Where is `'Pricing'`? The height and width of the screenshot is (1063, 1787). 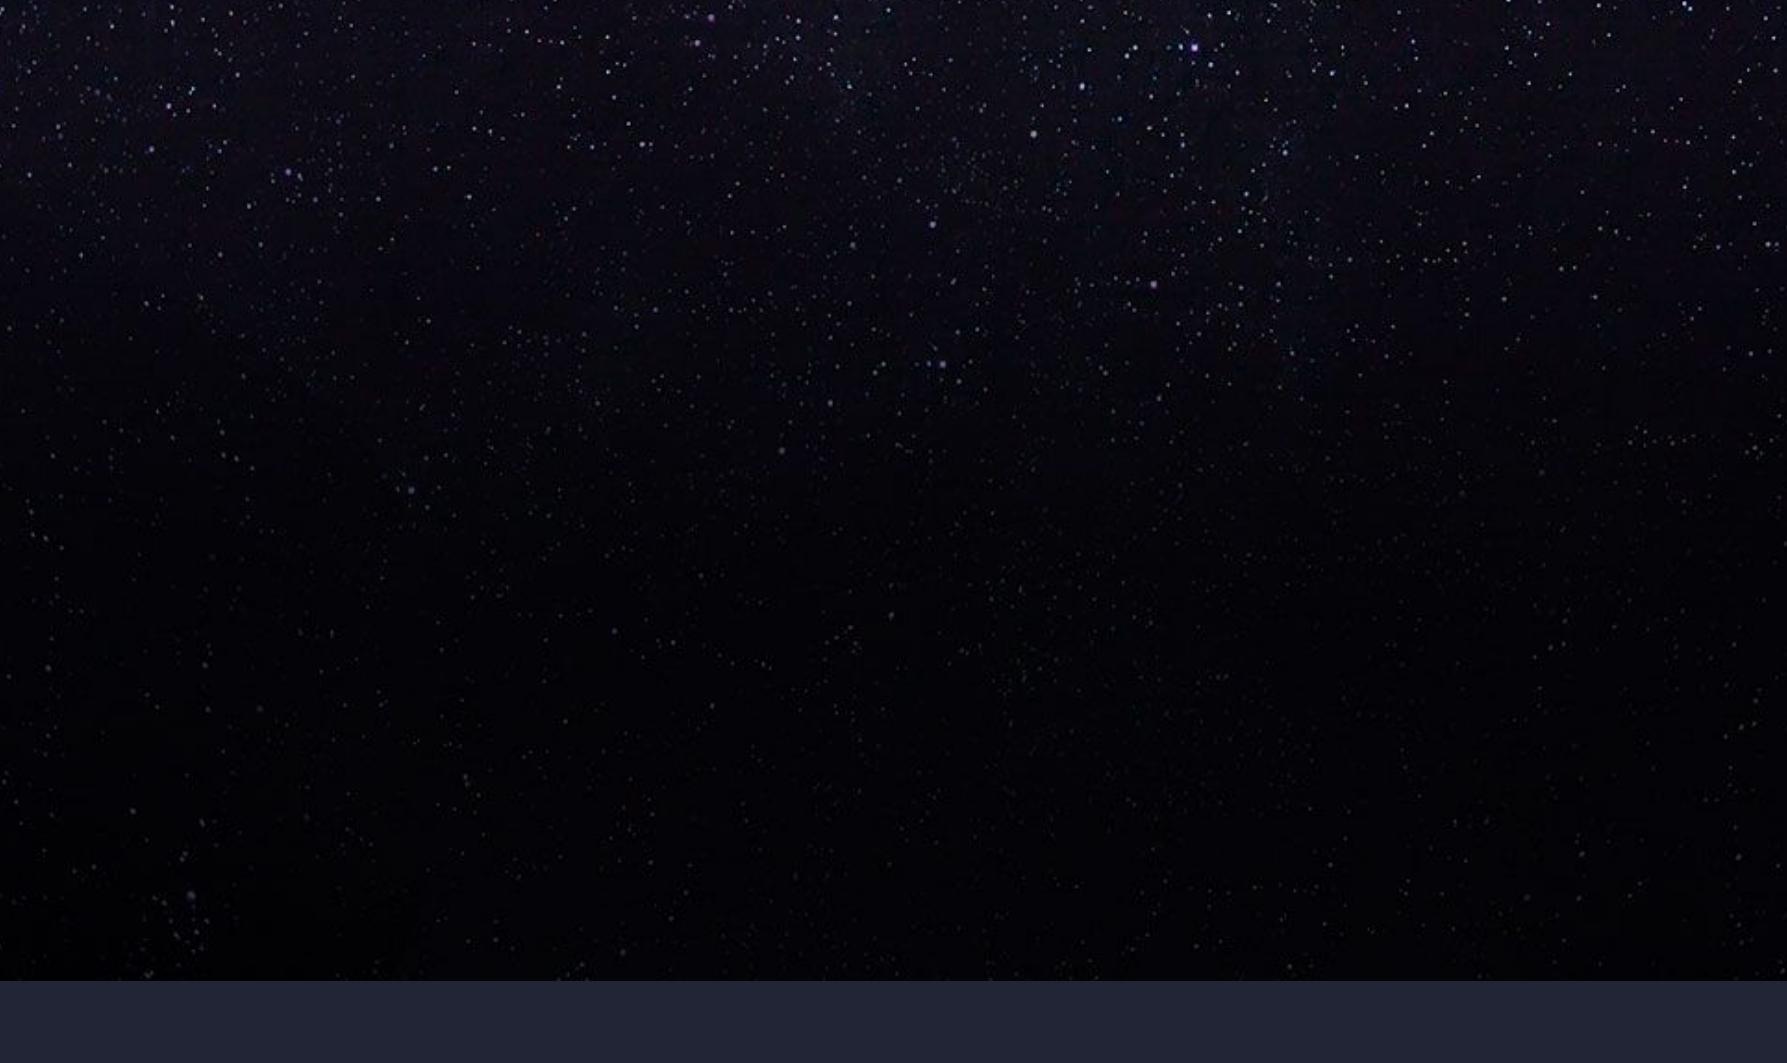 'Pricing' is located at coordinates (322, 565).